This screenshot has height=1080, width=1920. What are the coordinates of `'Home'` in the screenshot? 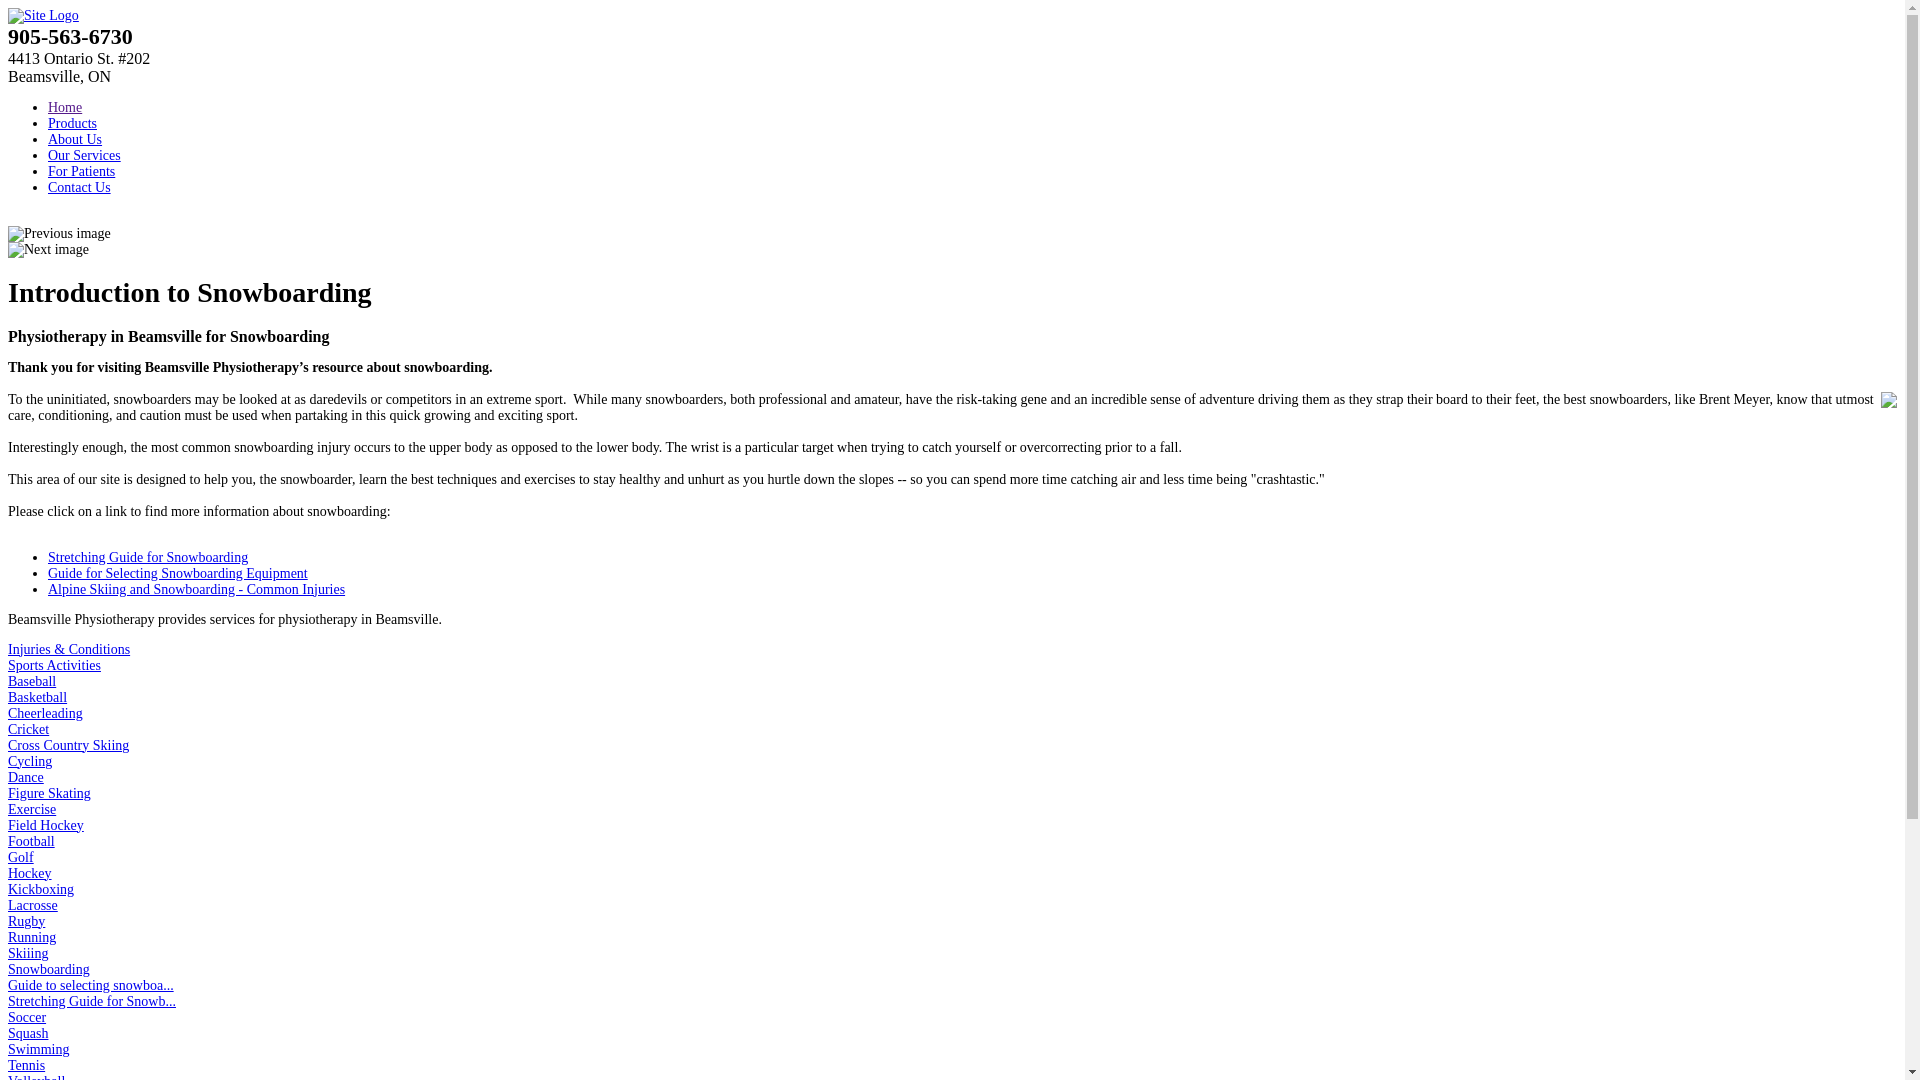 It's located at (48, 107).